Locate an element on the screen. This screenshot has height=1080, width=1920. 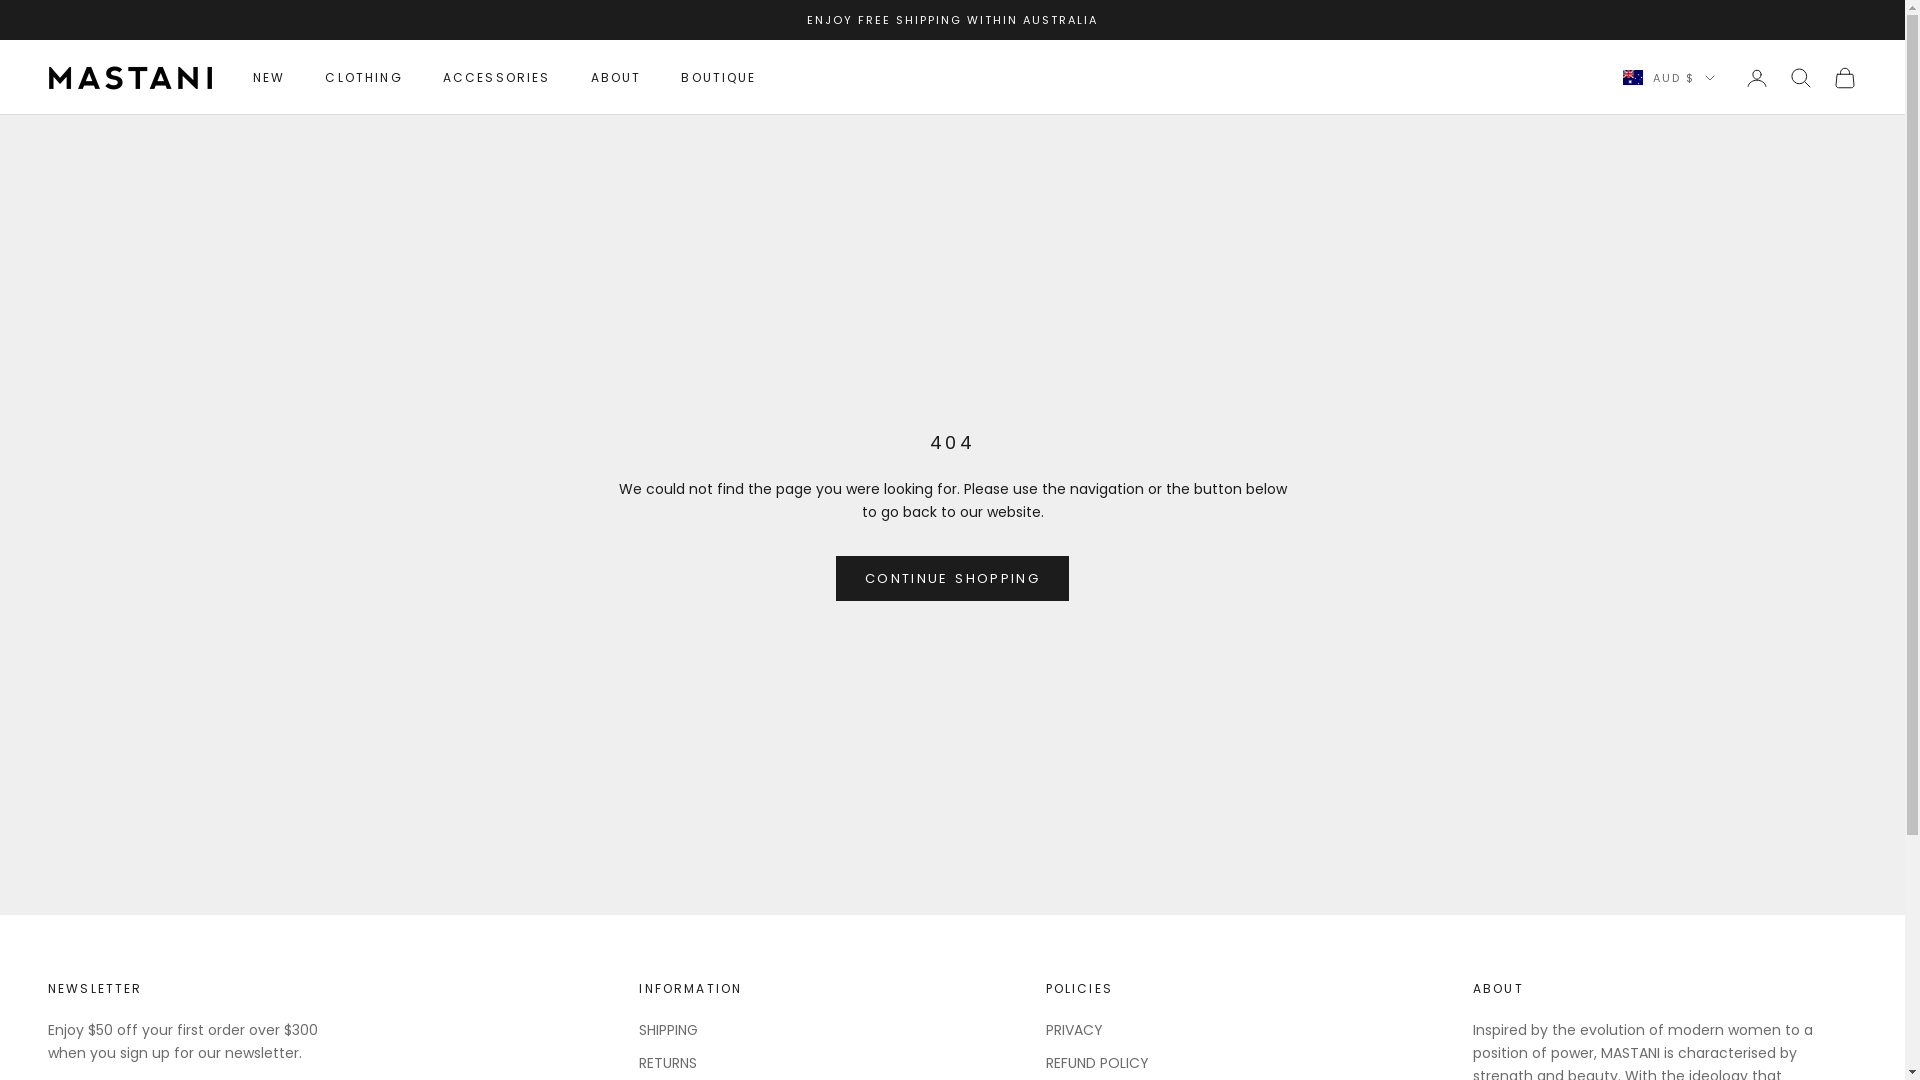
'RETURNS' is located at coordinates (667, 1062).